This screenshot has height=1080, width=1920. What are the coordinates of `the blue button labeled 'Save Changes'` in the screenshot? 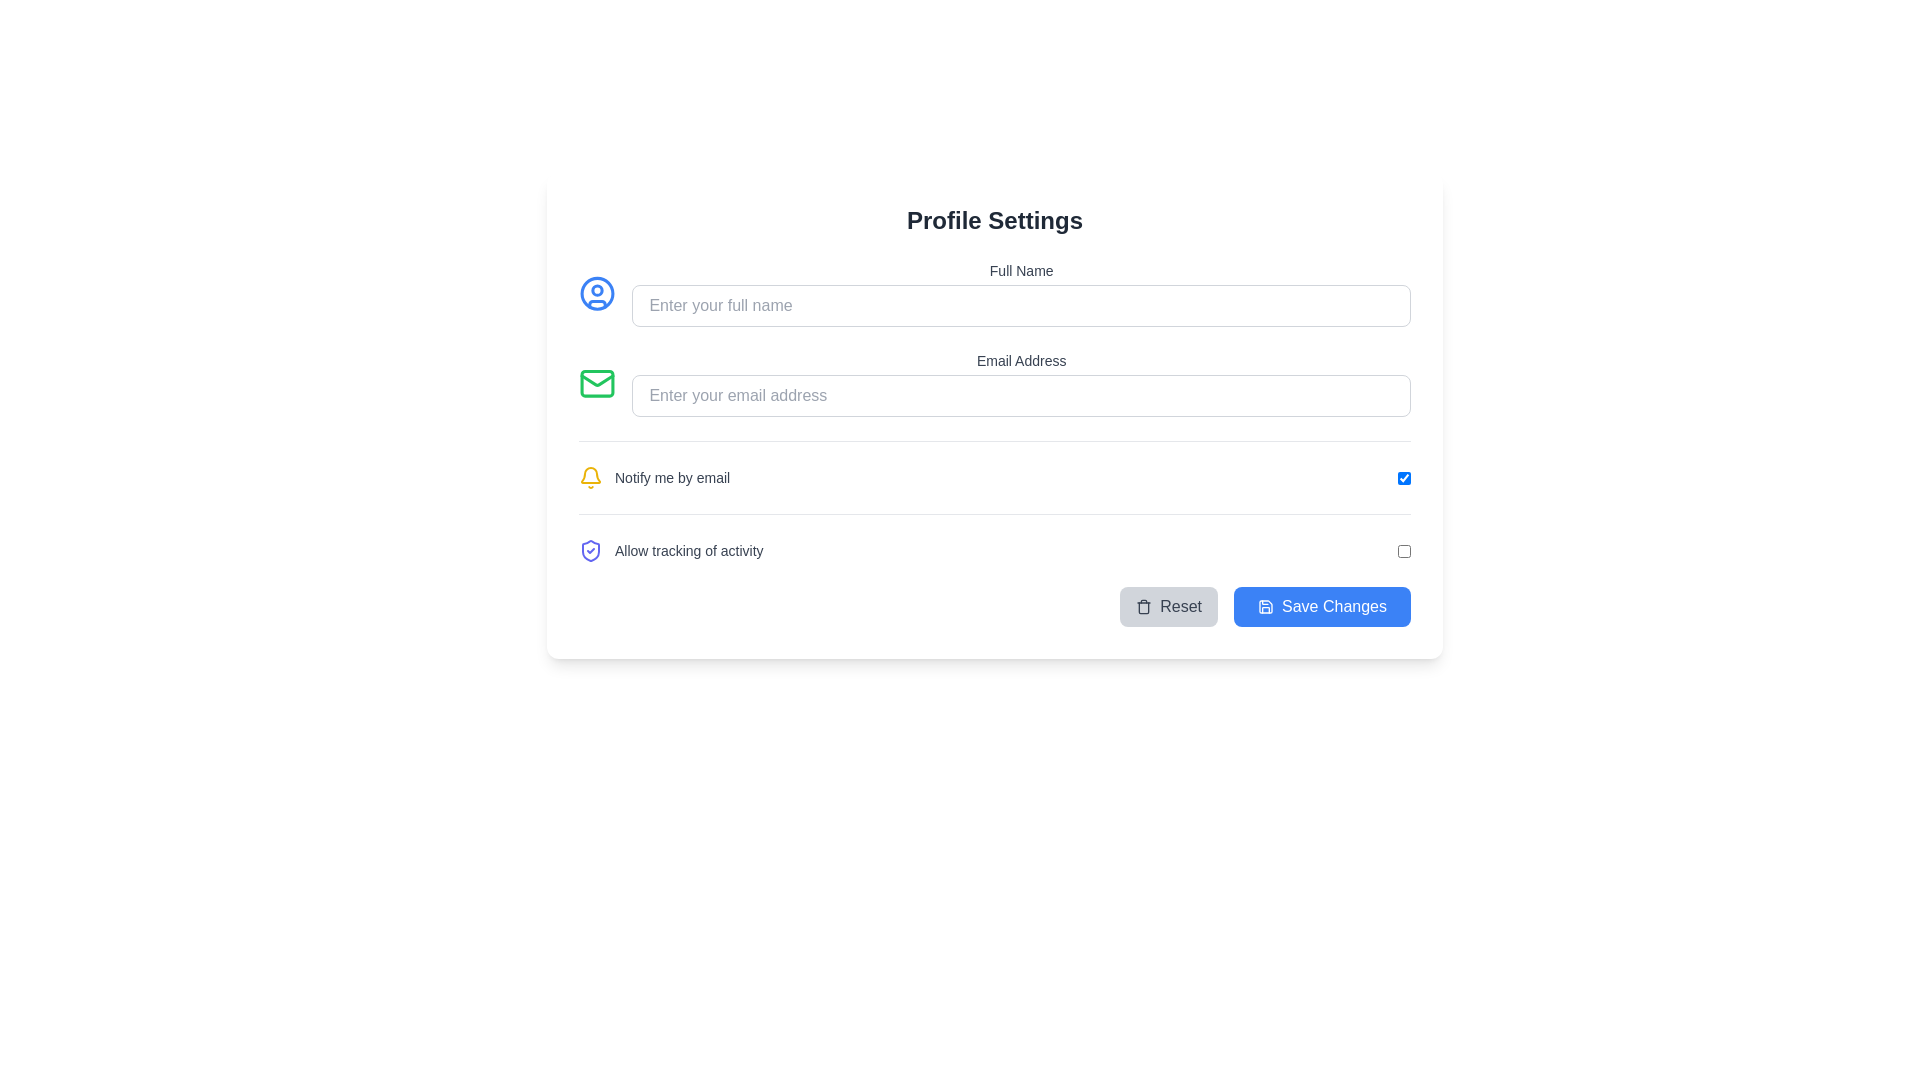 It's located at (1322, 605).